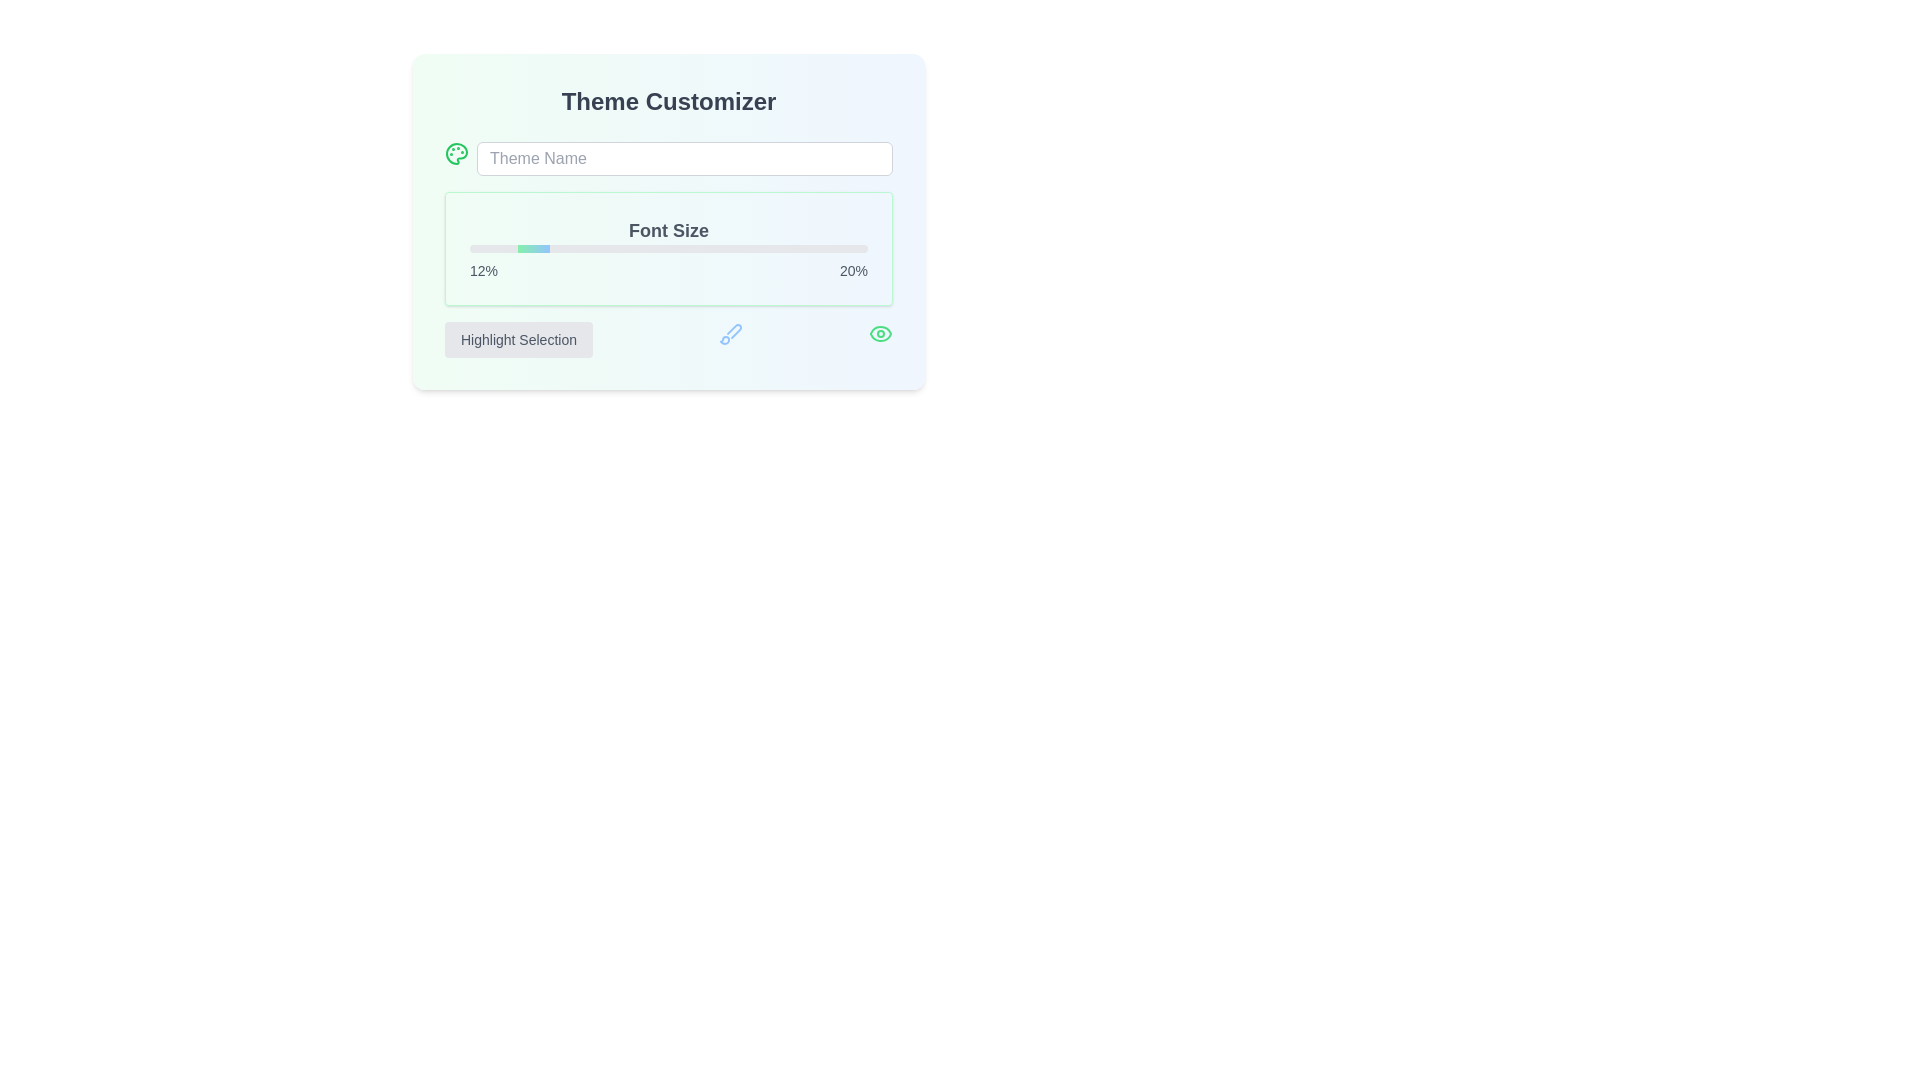 This screenshot has height=1080, width=1920. I want to click on the font size, so click(696, 248).